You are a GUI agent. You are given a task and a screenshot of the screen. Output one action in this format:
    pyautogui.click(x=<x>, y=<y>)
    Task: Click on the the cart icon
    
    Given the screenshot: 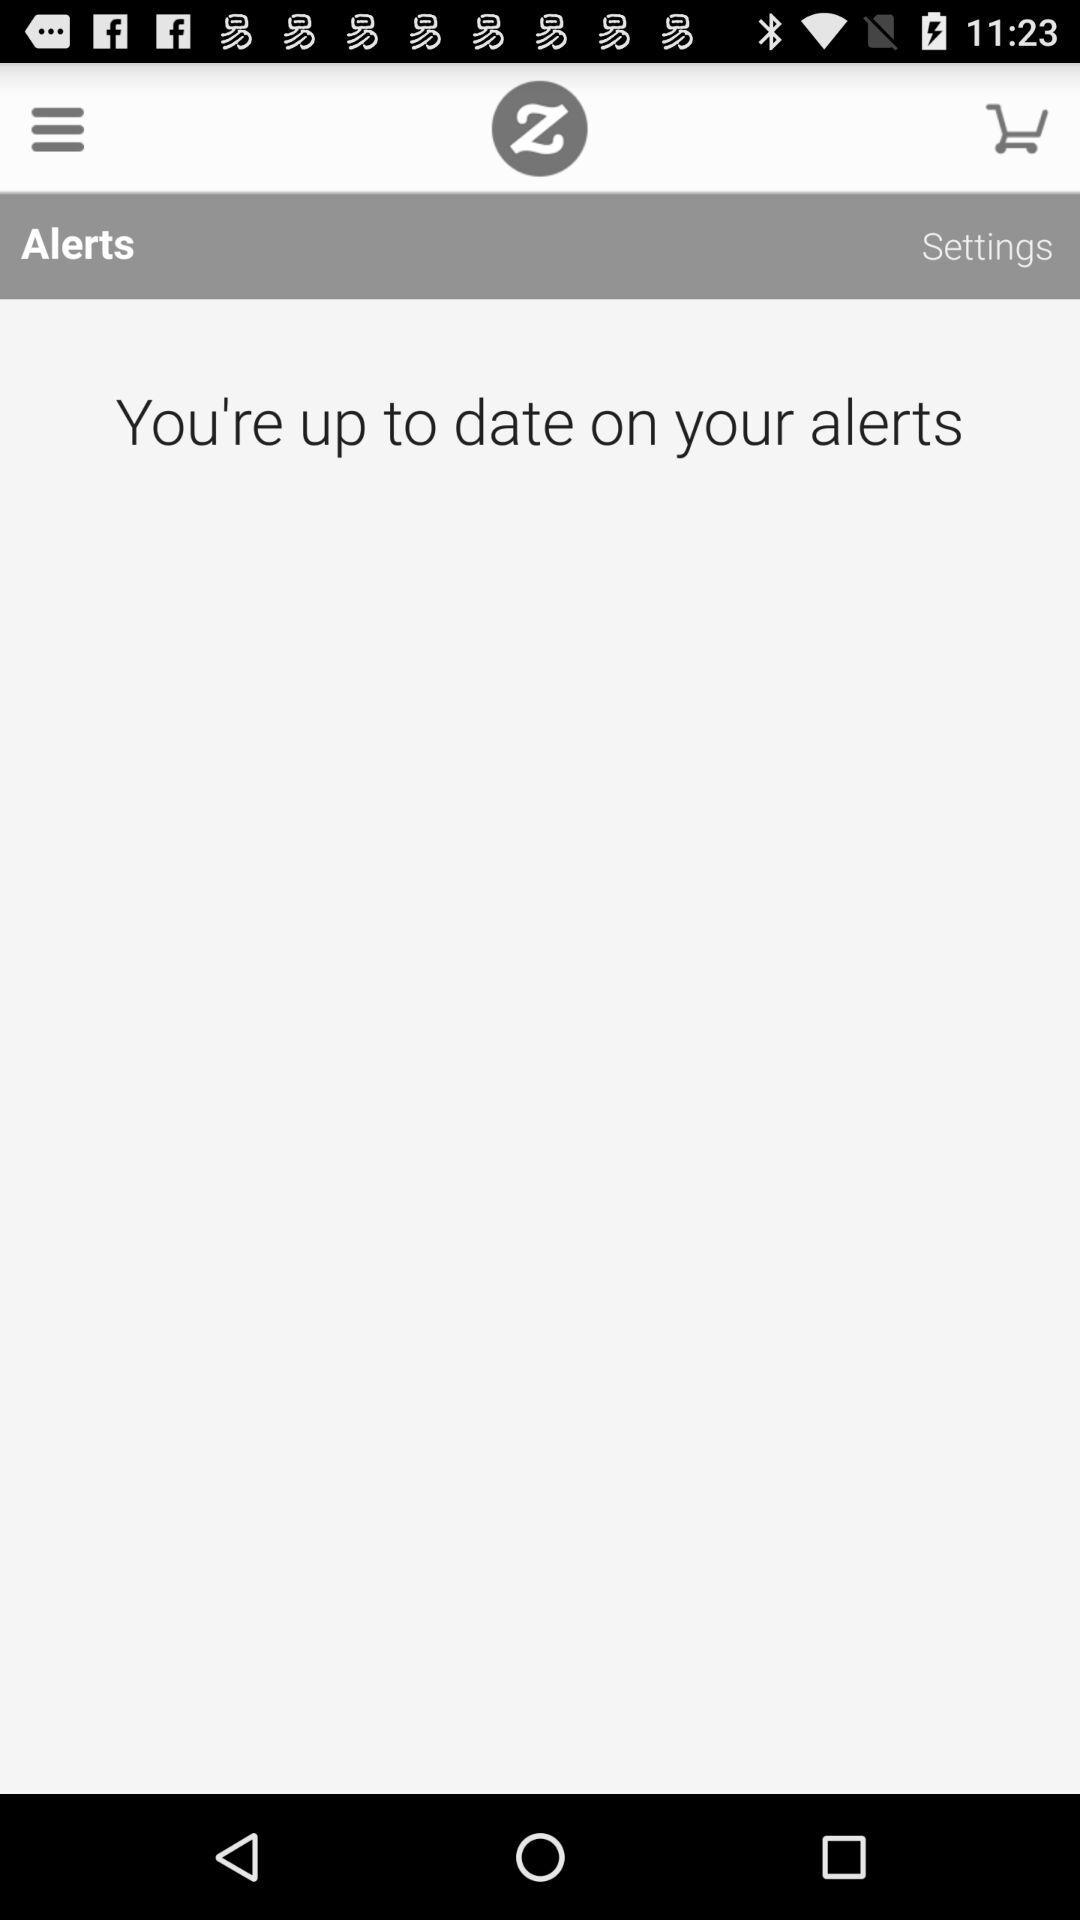 What is the action you would take?
    pyautogui.click(x=1017, y=136)
    